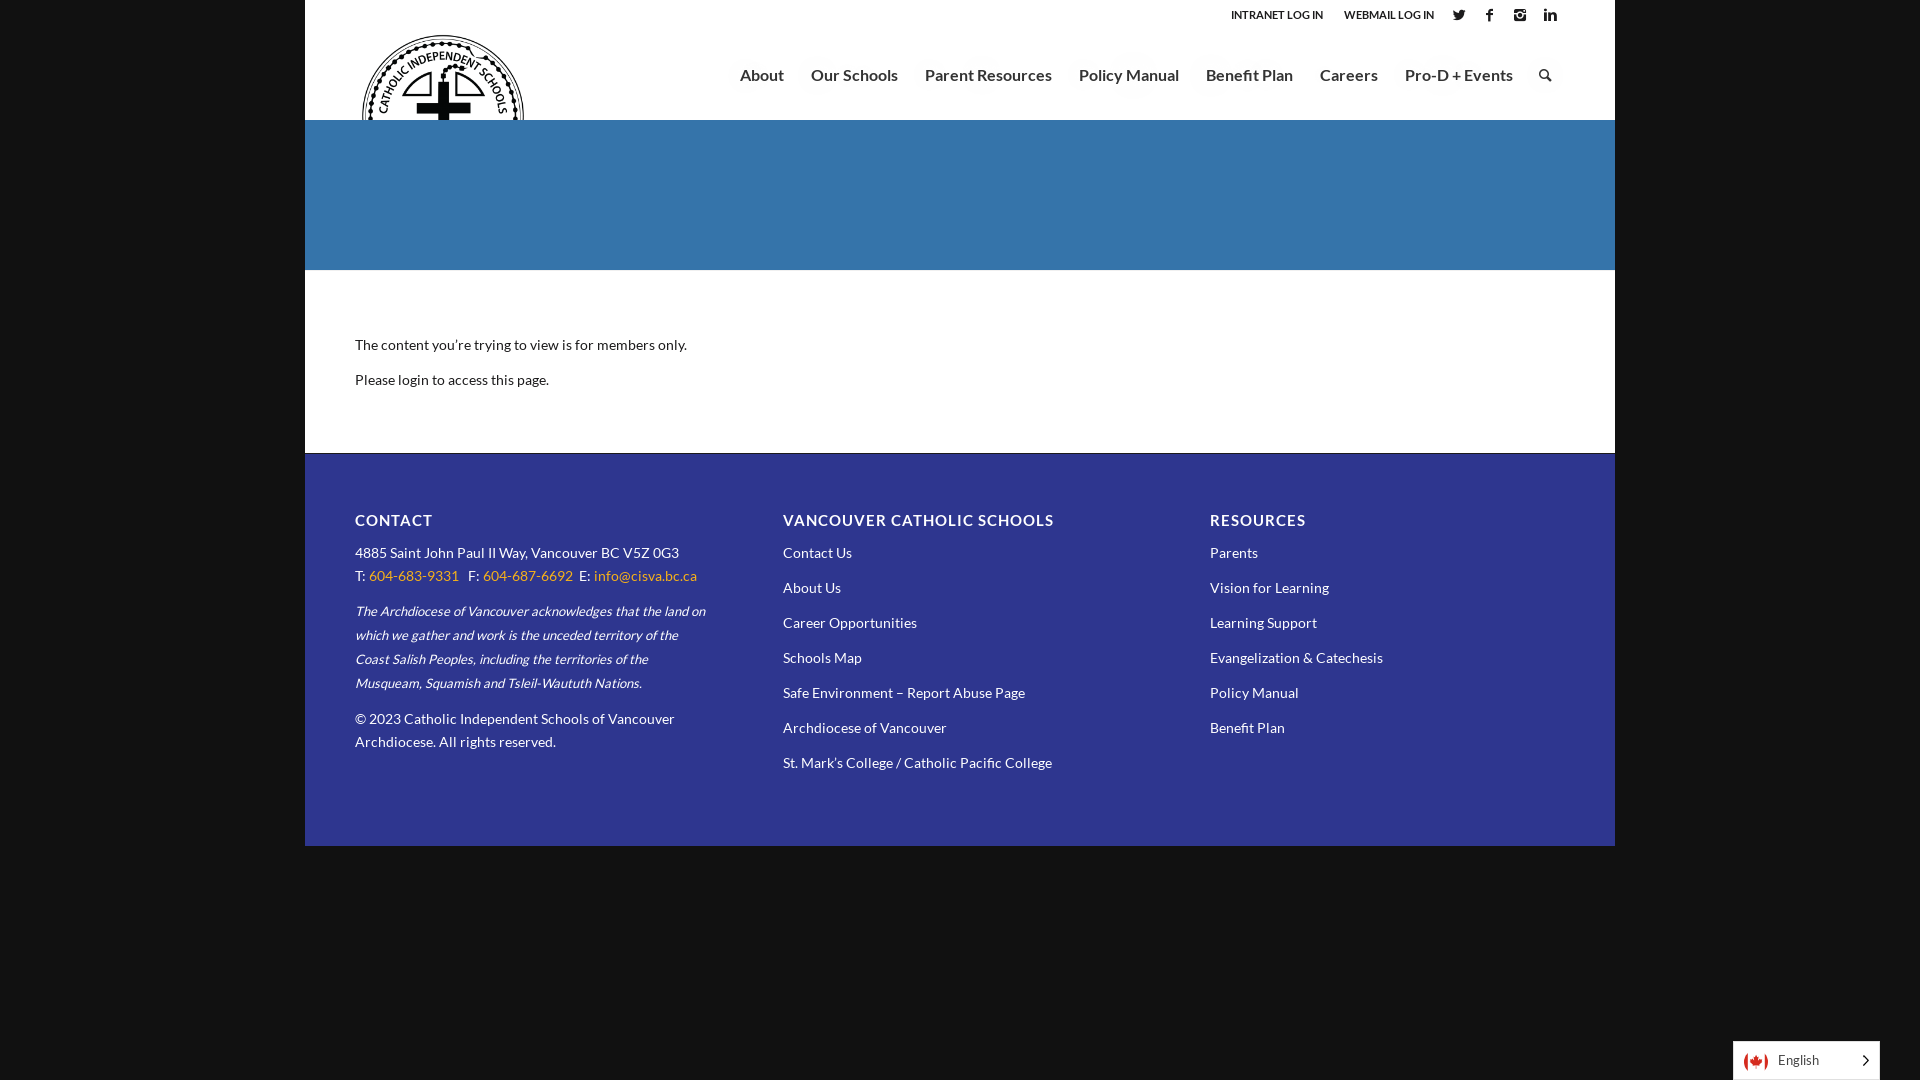  I want to click on 'Schools Map', so click(822, 657).